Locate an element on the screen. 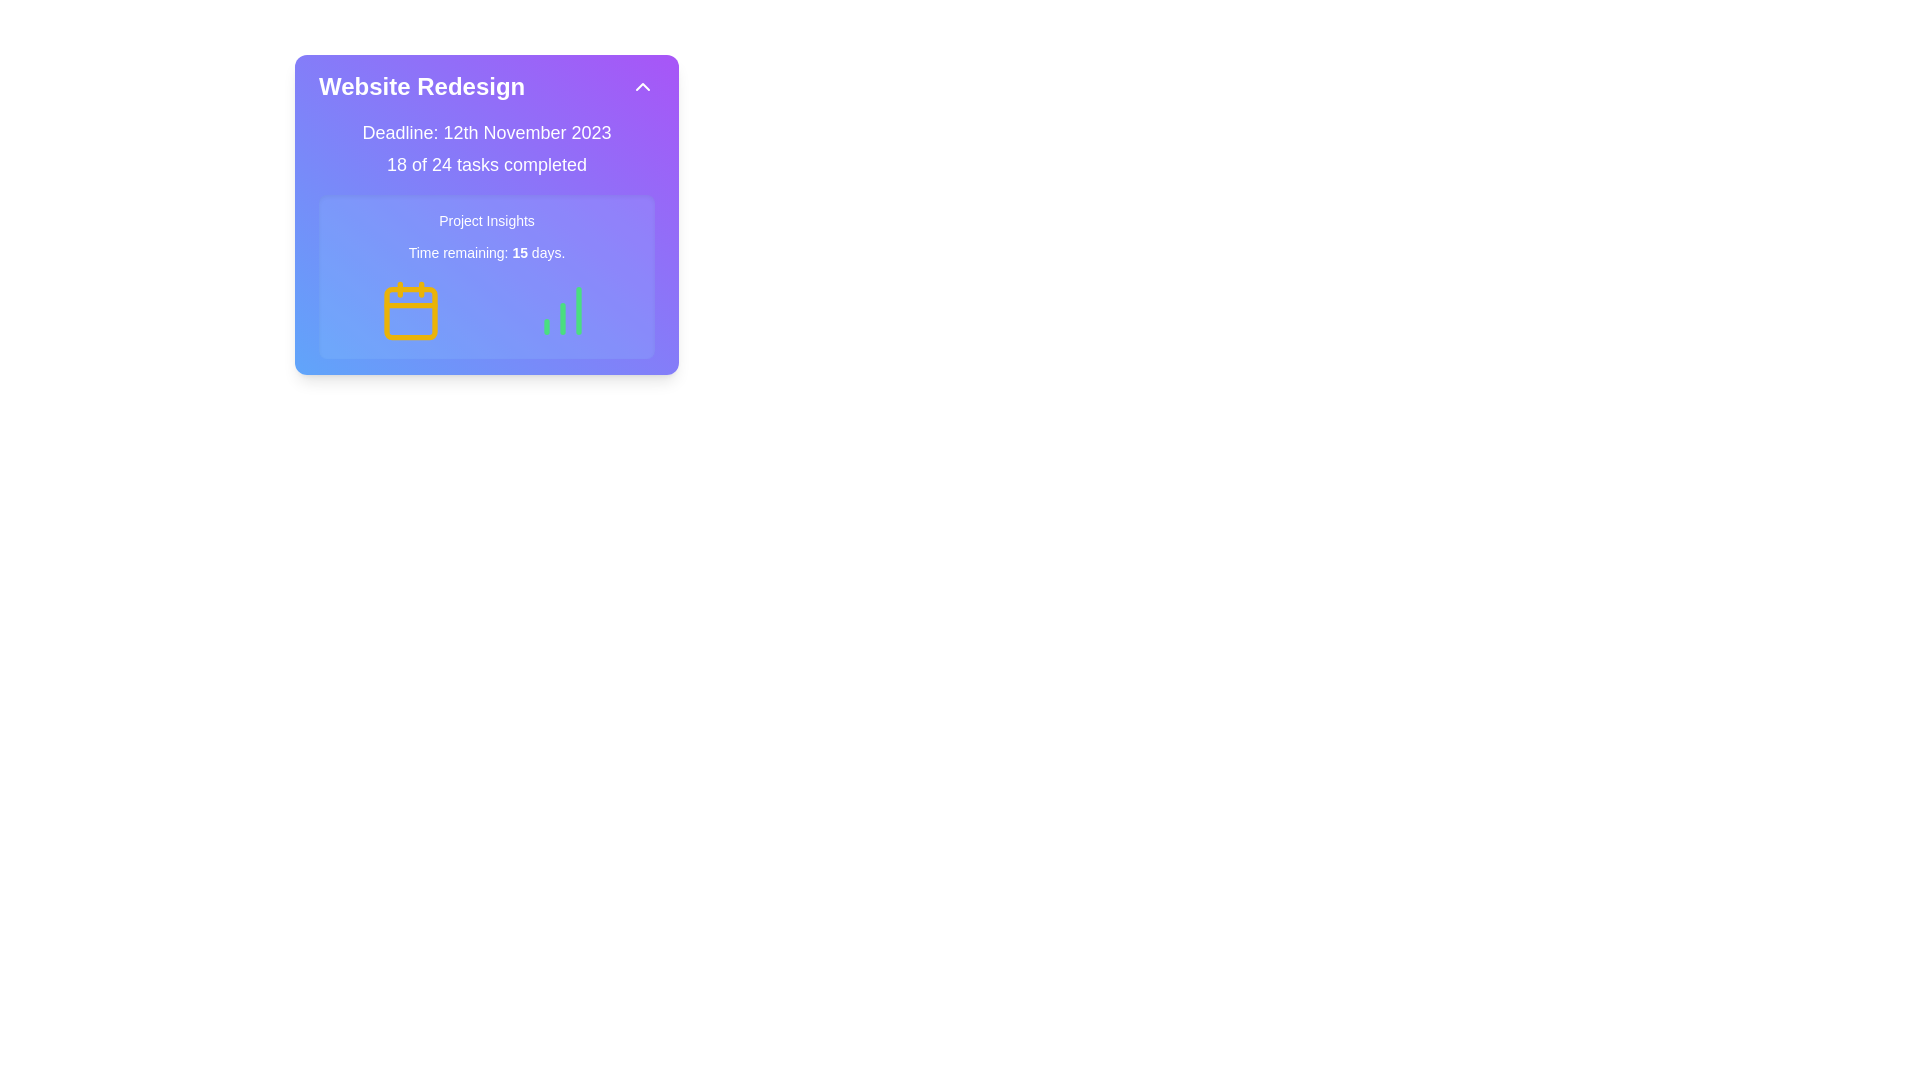 The width and height of the screenshot is (1920, 1080). the Text Label that informs the user about the remaining time for the task or project duration, located in the 'Project Insights' section, centrally aligned below the section header is located at coordinates (486, 252).